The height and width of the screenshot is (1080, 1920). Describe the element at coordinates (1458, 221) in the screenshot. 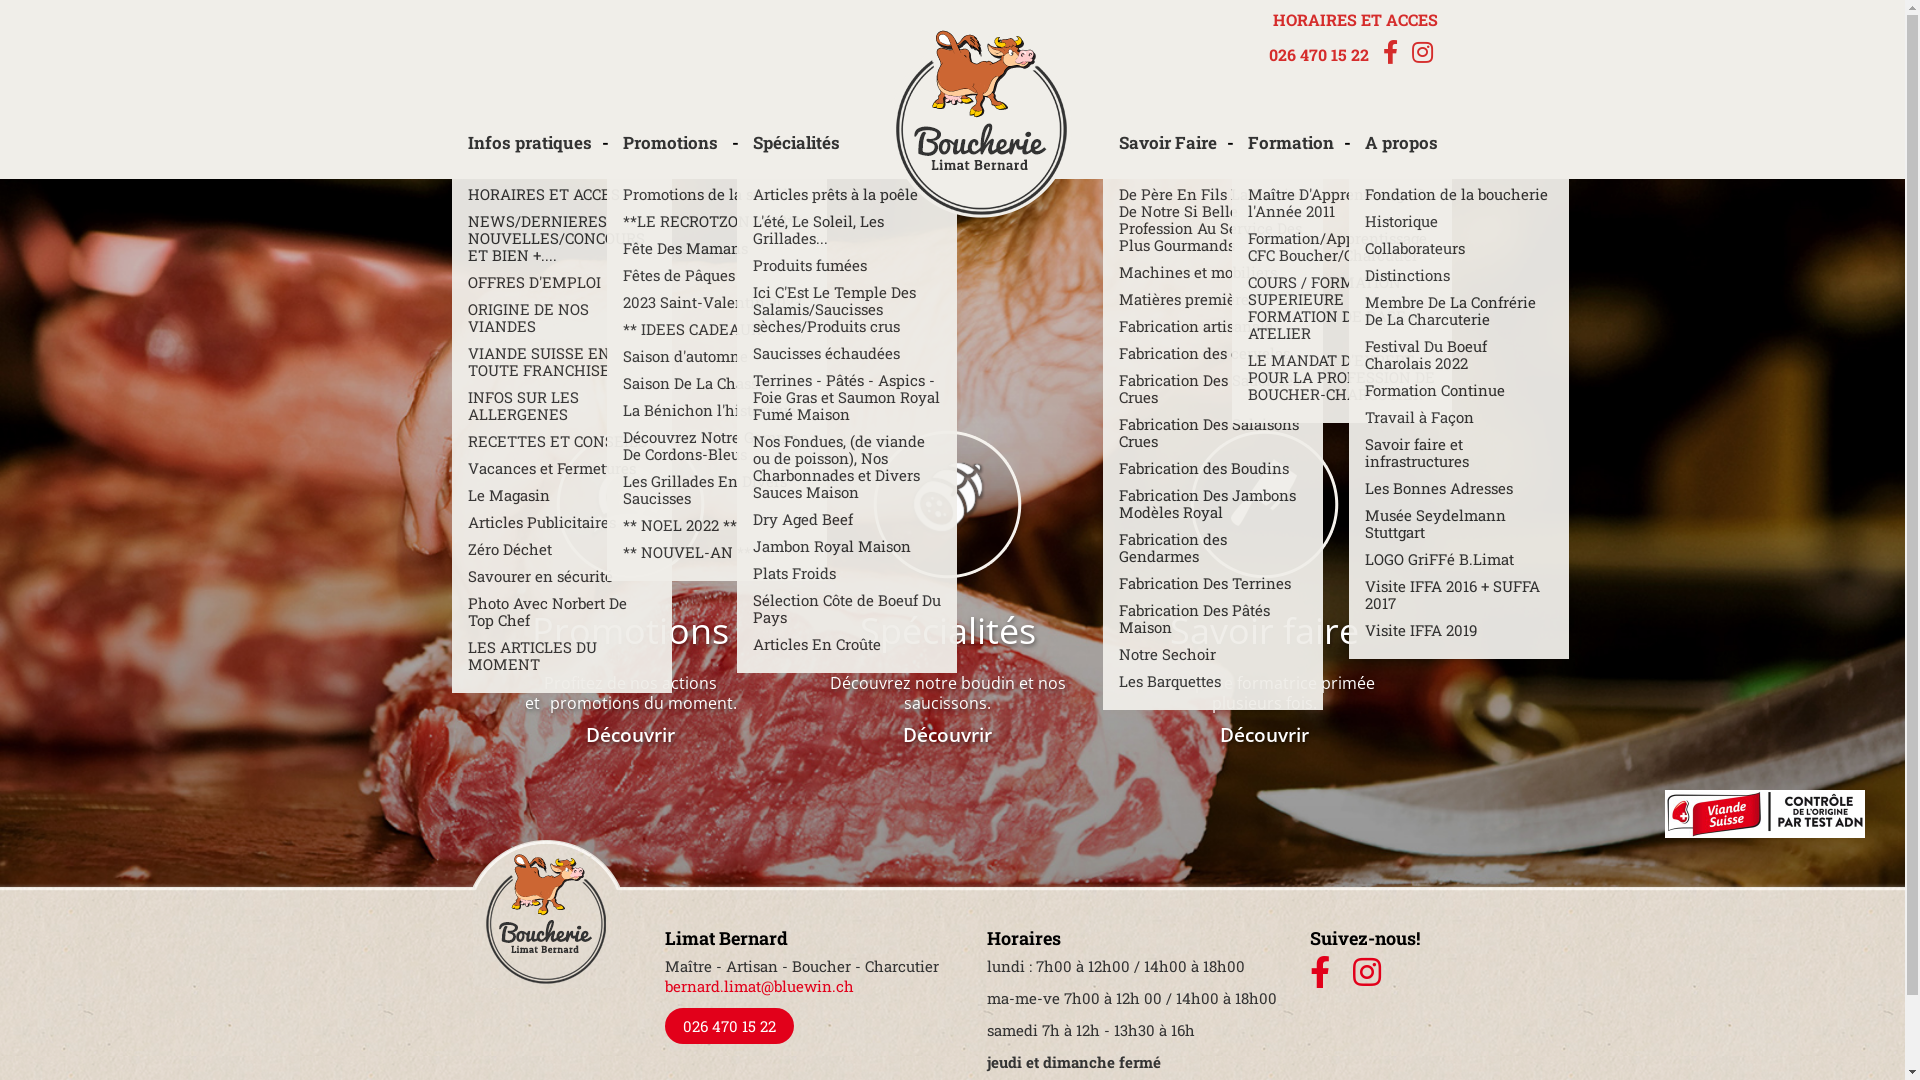

I see `'Historique'` at that location.